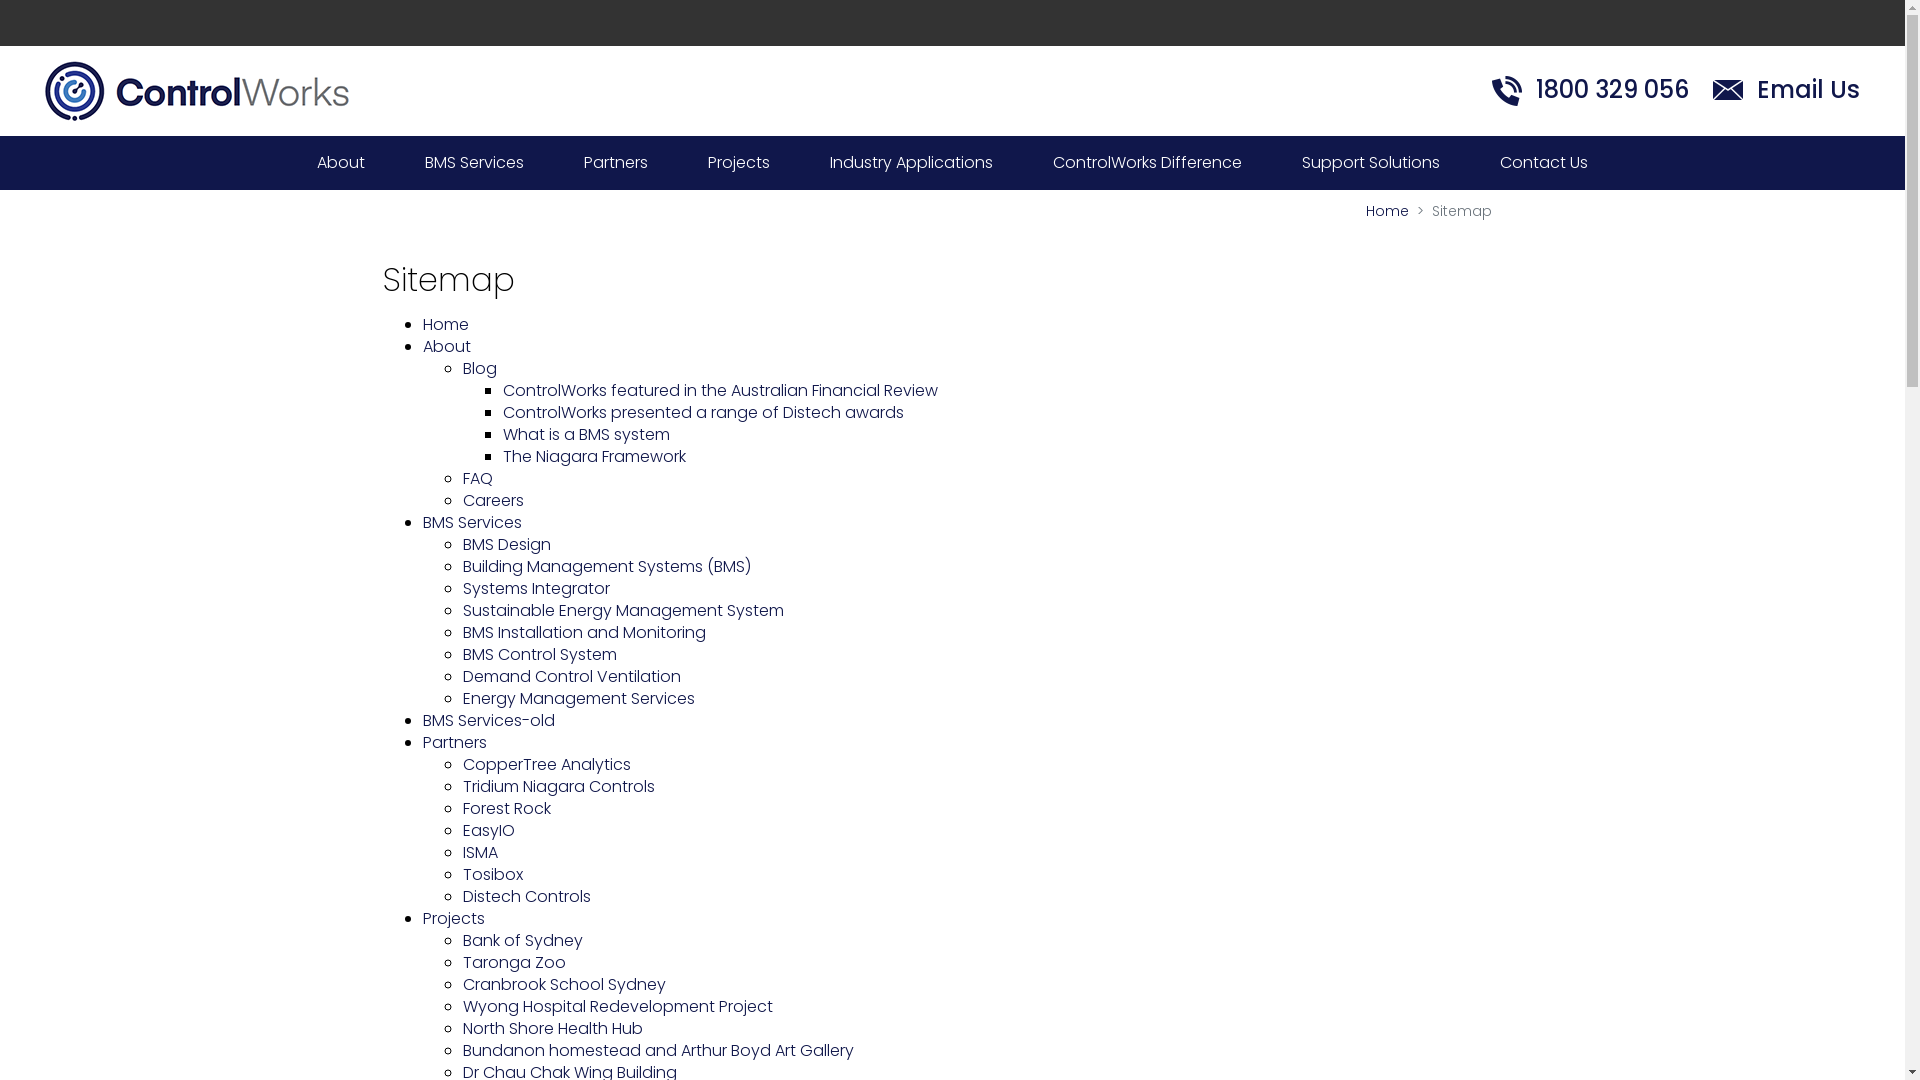 This screenshot has width=1920, height=1080. What do you see at coordinates (553, 161) in the screenshot?
I see `'Partners'` at bounding box center [553, 161].